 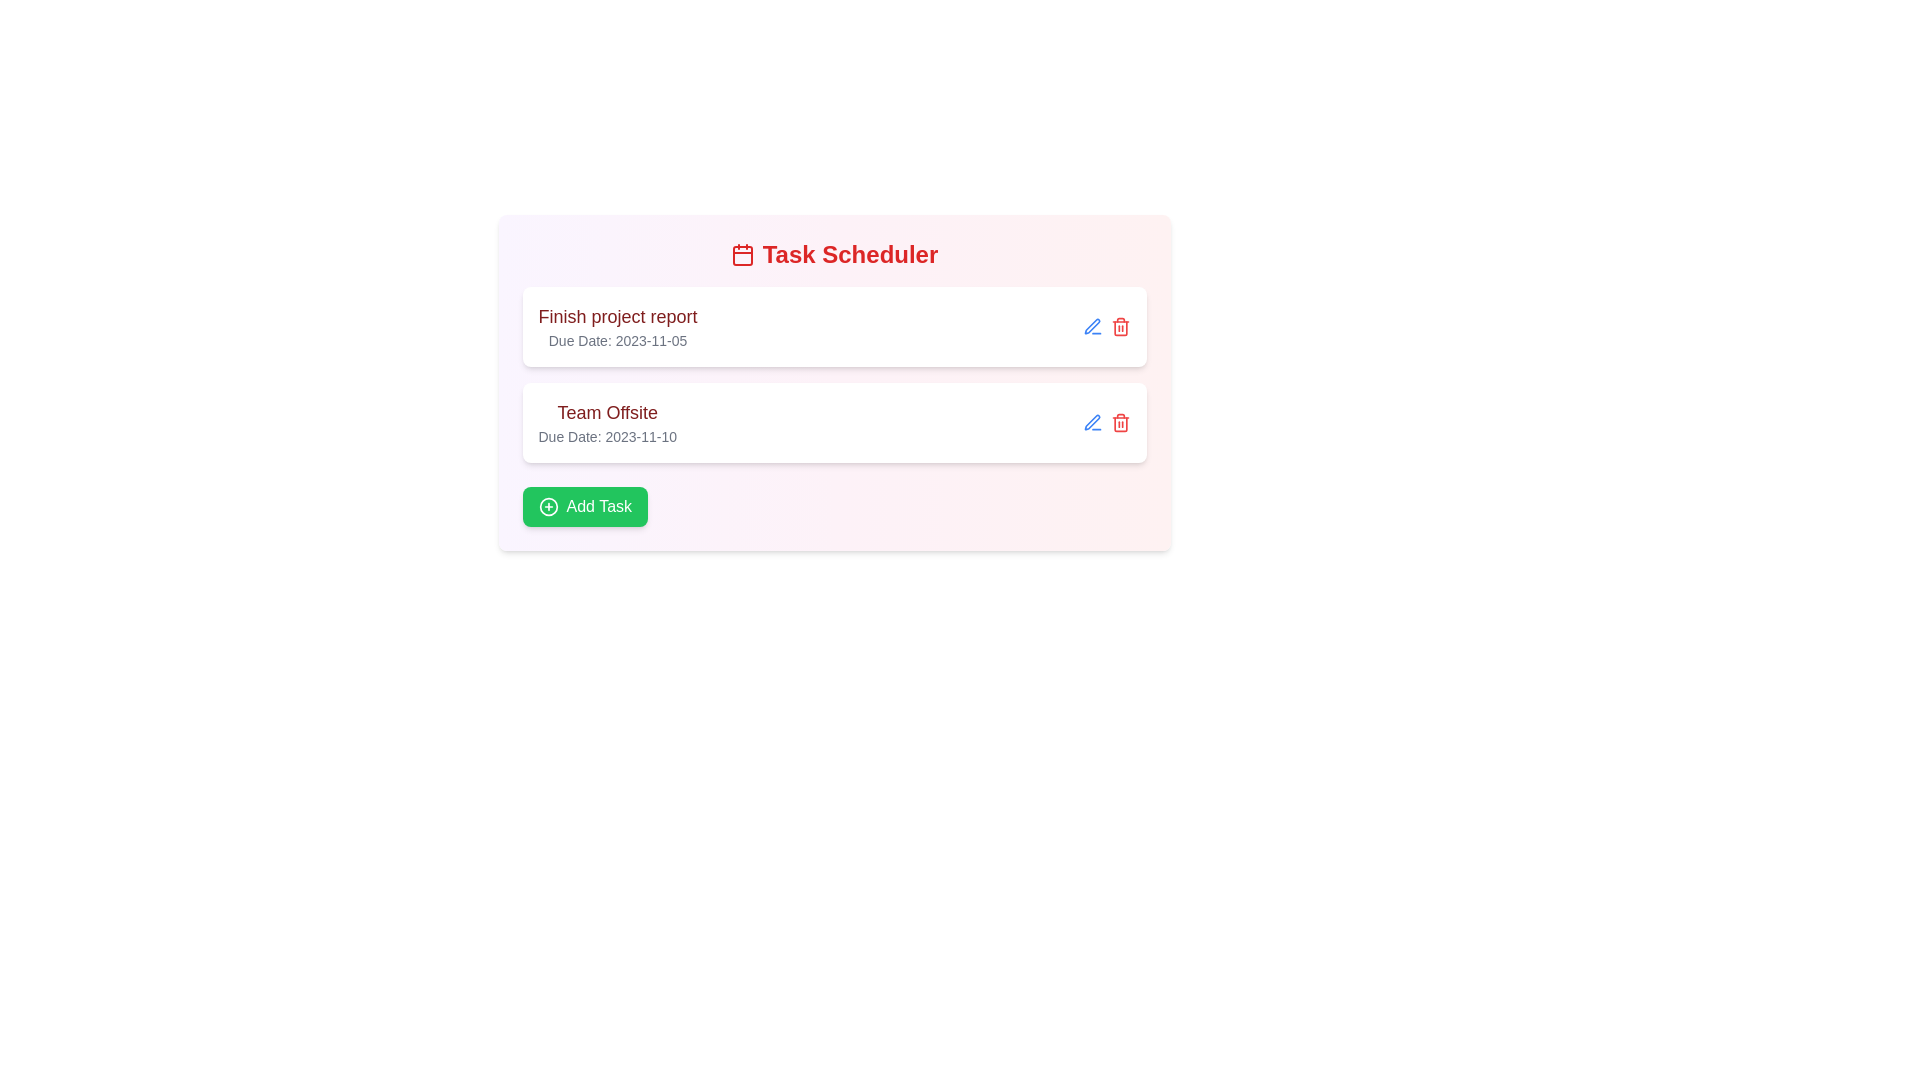 I want to click on 'Add Task' button to add a new task, so click(x=584, y=505).